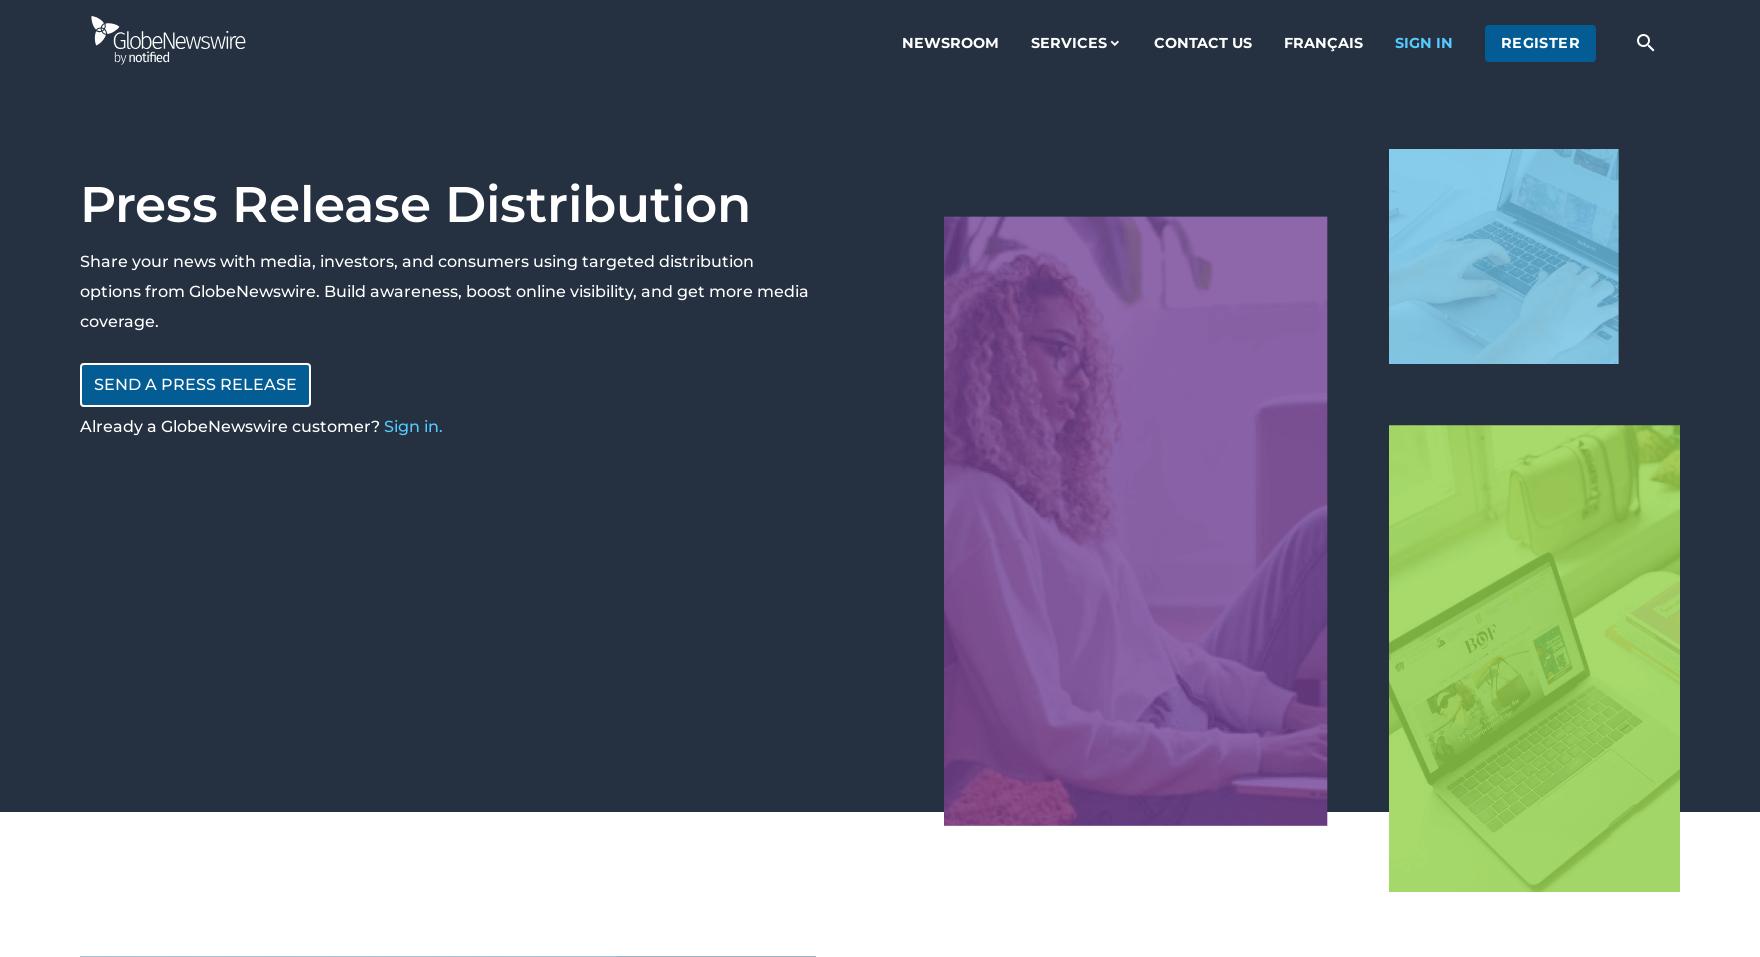 The width and height of the screenshot is (1760, 957). What do you see at coordinates (412, 425) in the screenshot?
I see `'Sign in.'` at bounding box center [412, 425].